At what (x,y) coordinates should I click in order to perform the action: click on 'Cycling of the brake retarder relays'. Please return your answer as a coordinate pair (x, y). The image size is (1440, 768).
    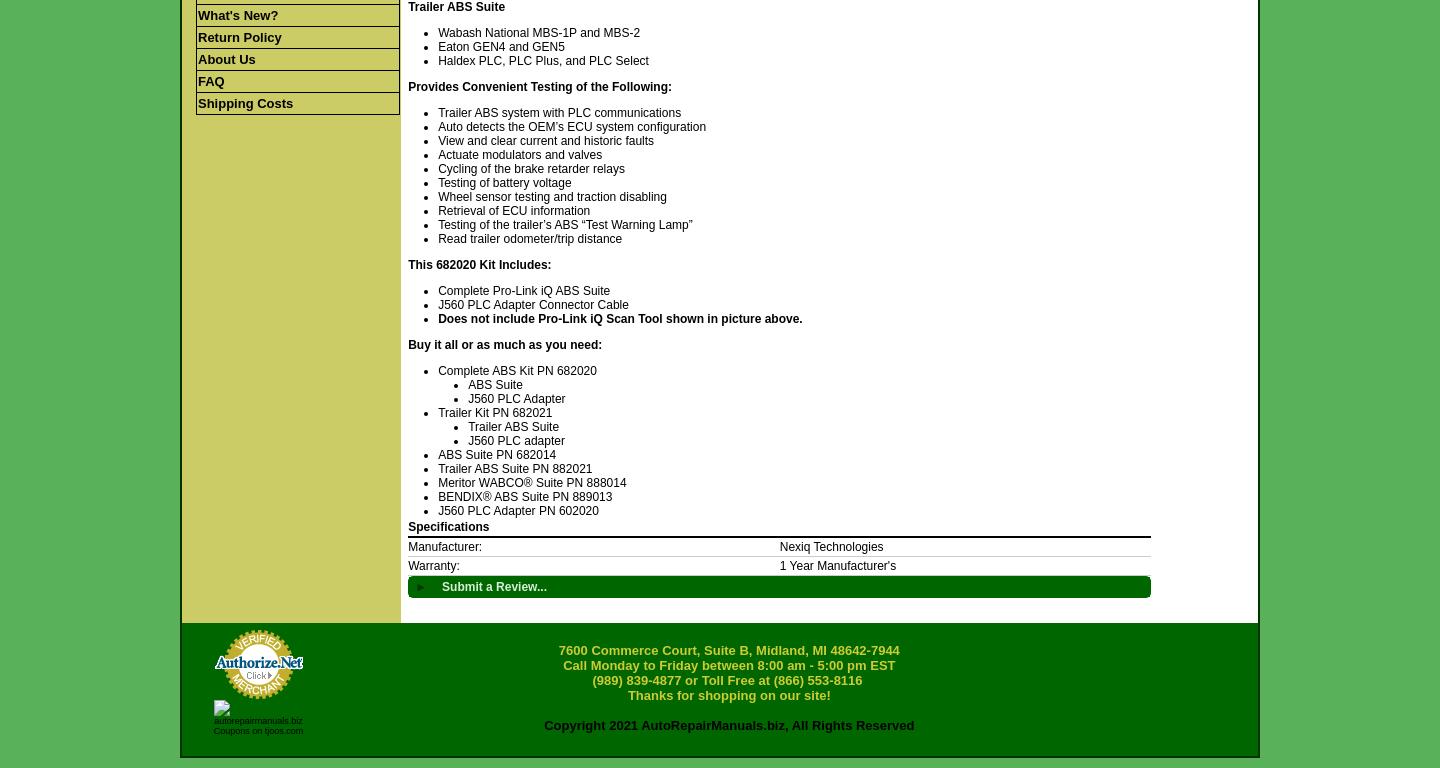
    Looking at the image, I should click on (530, 168).